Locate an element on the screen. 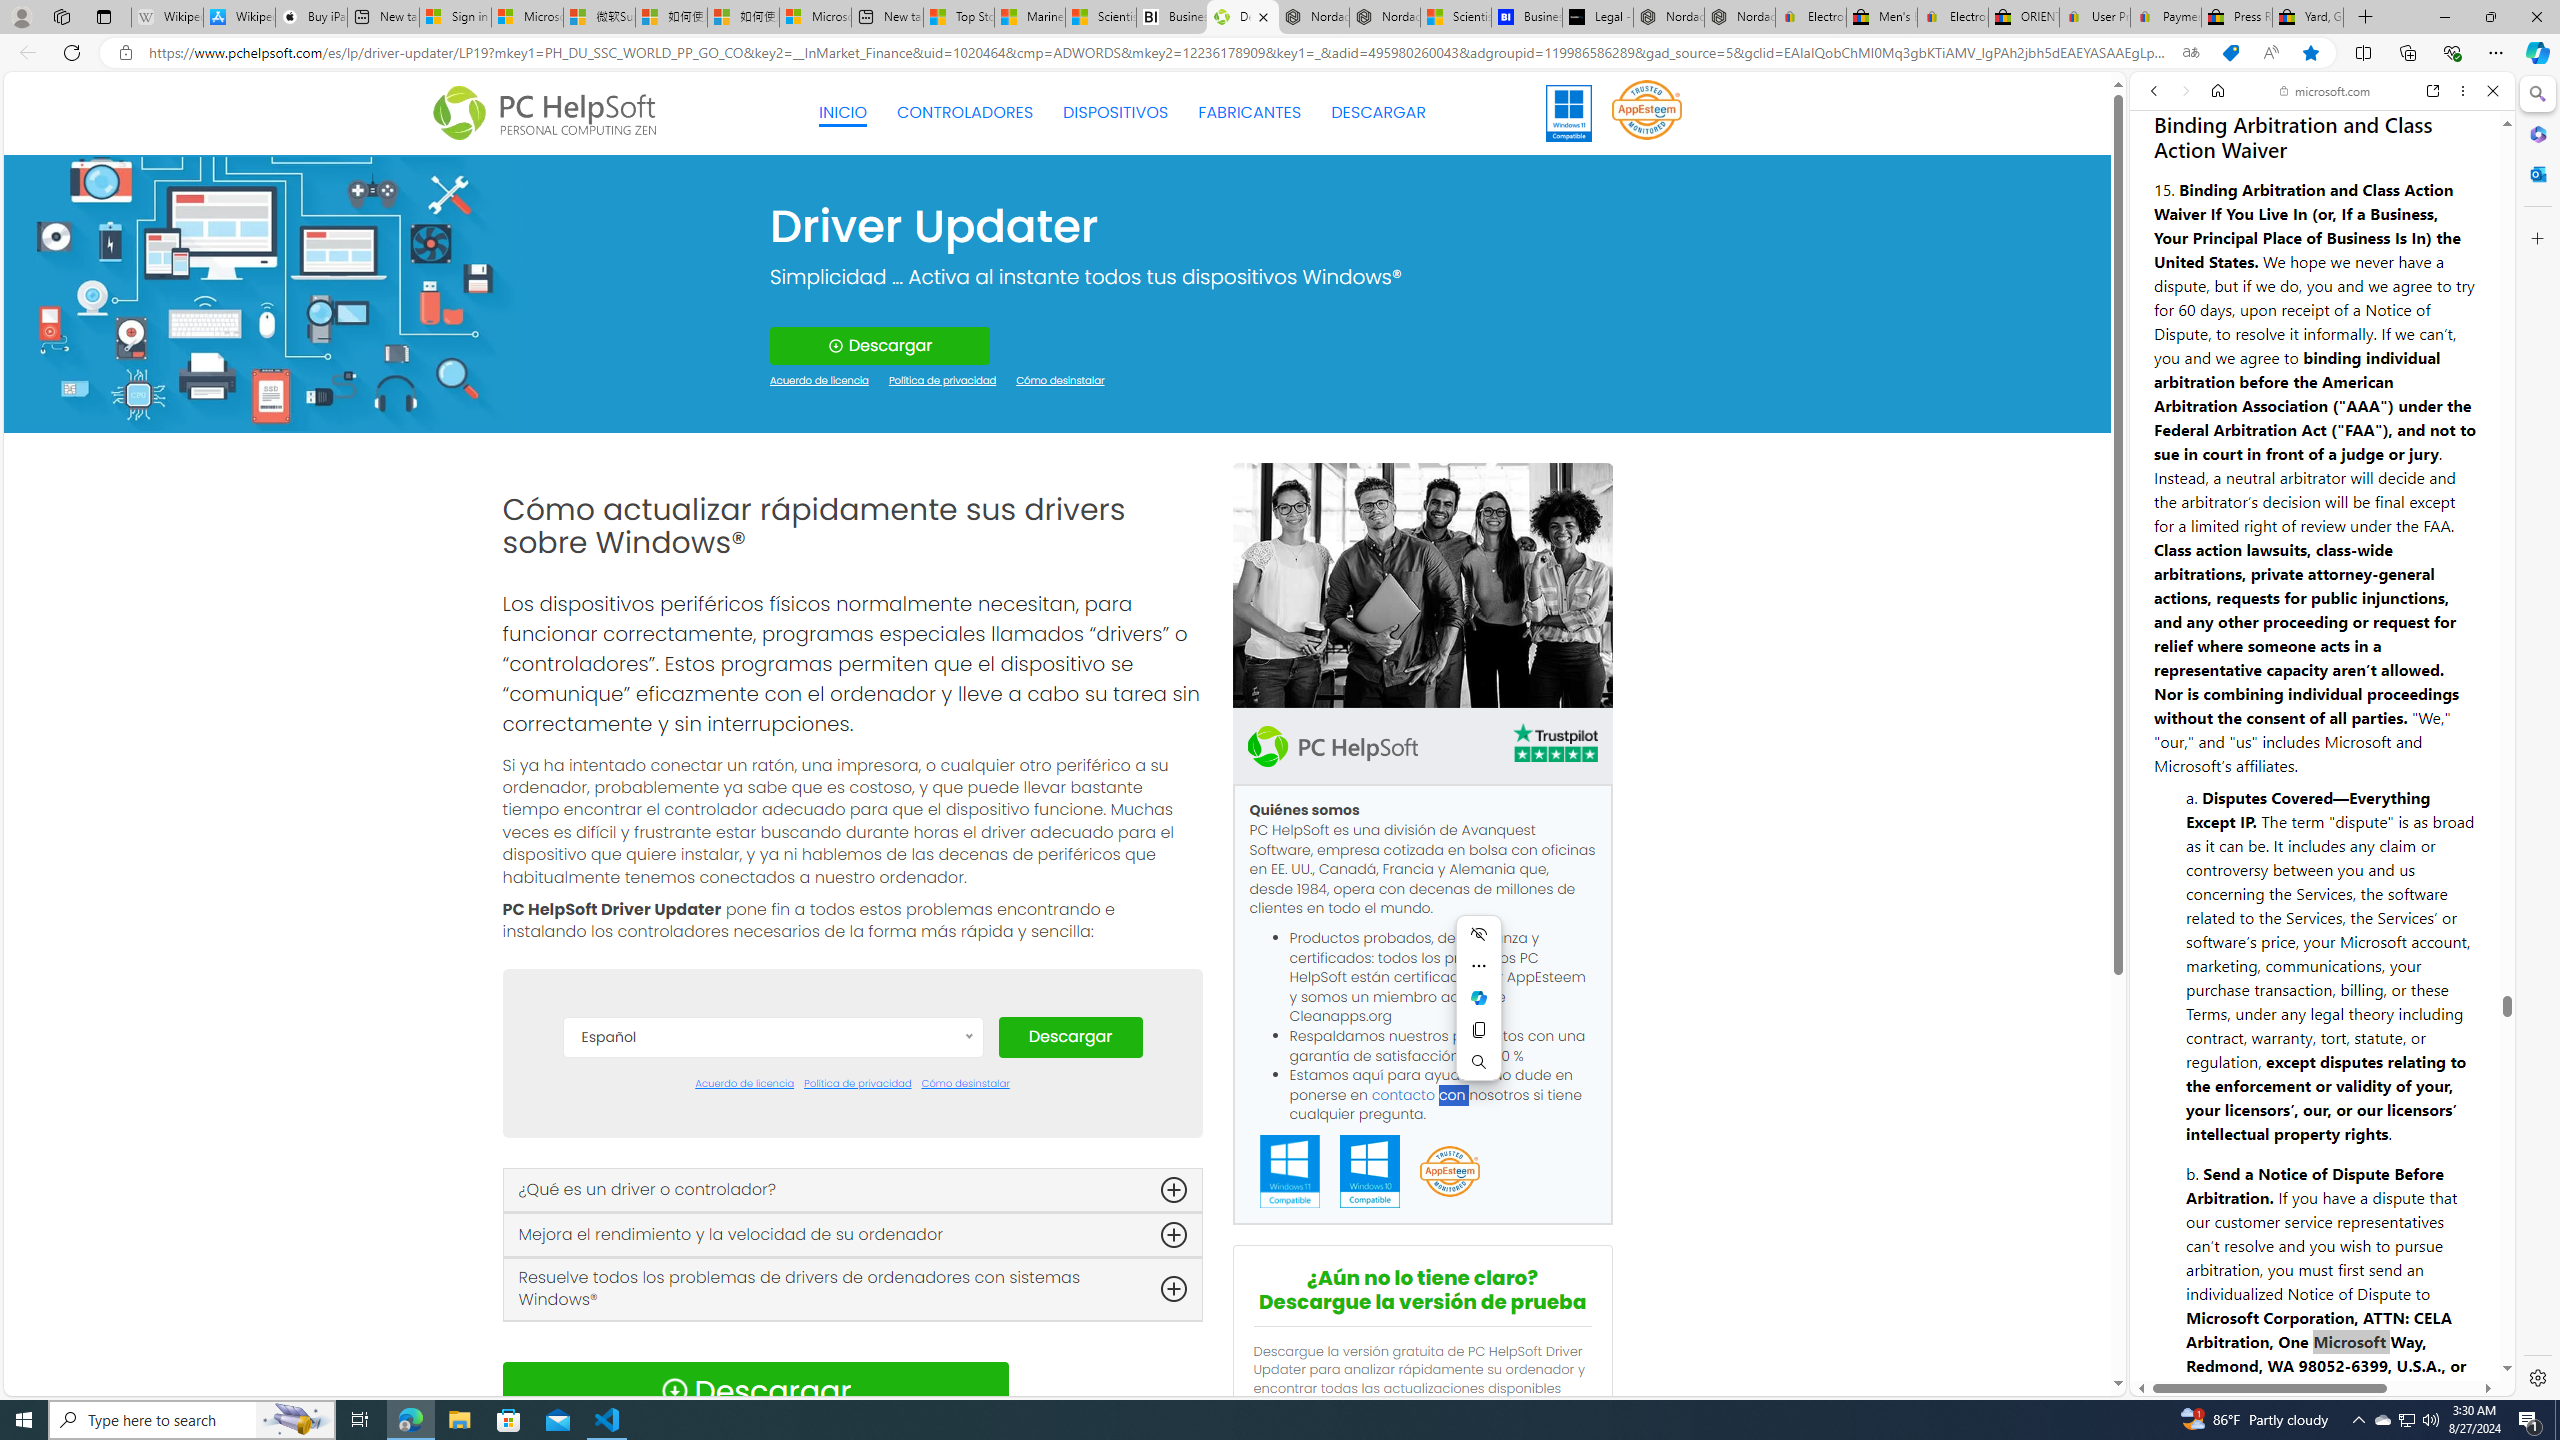 Image resolution: width=2560 pixels, height=1440 pixels. 'Side bar' is located at coordinates (2537, 735).